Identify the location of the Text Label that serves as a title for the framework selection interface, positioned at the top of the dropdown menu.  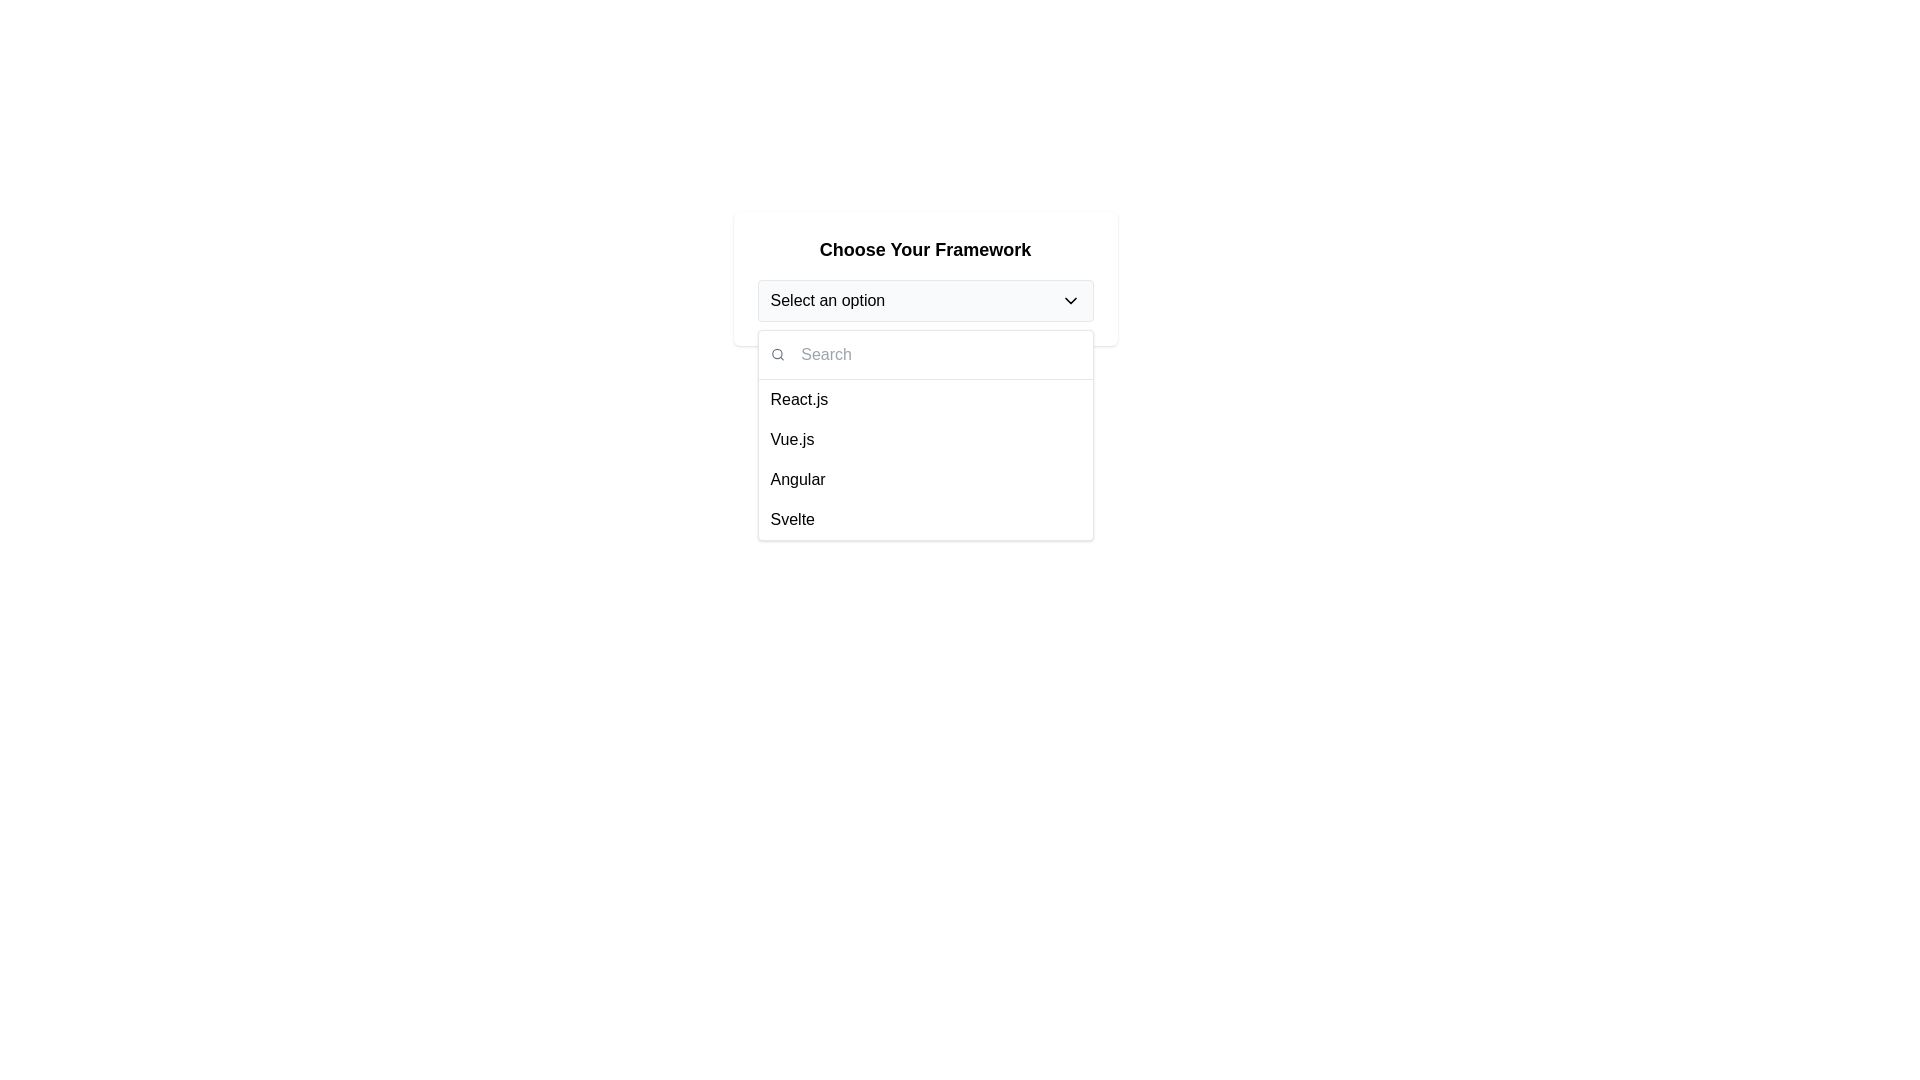
(924, 249).